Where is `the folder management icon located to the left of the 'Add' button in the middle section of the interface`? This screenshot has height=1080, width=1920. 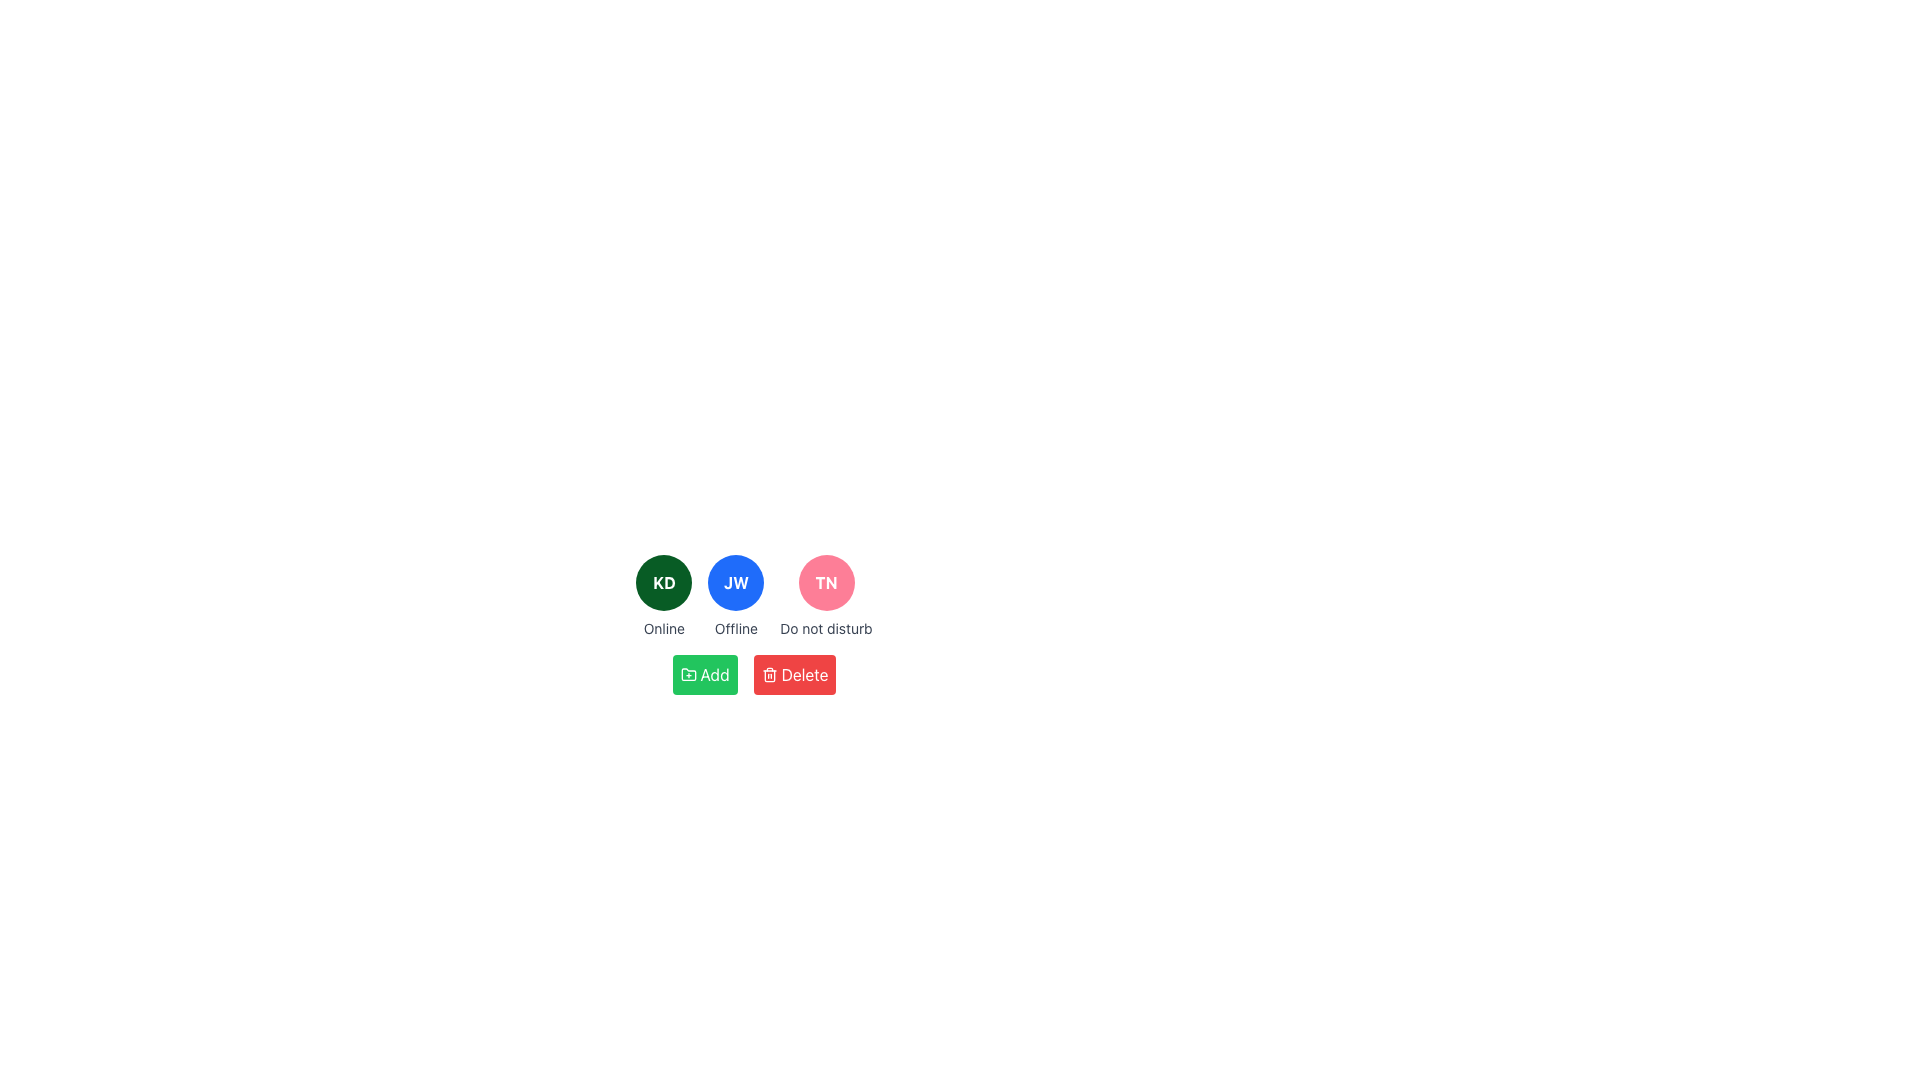 the folder management icon located to the left of the 'Add' button in the middle section of the interface is located at coordinates (688, 674).